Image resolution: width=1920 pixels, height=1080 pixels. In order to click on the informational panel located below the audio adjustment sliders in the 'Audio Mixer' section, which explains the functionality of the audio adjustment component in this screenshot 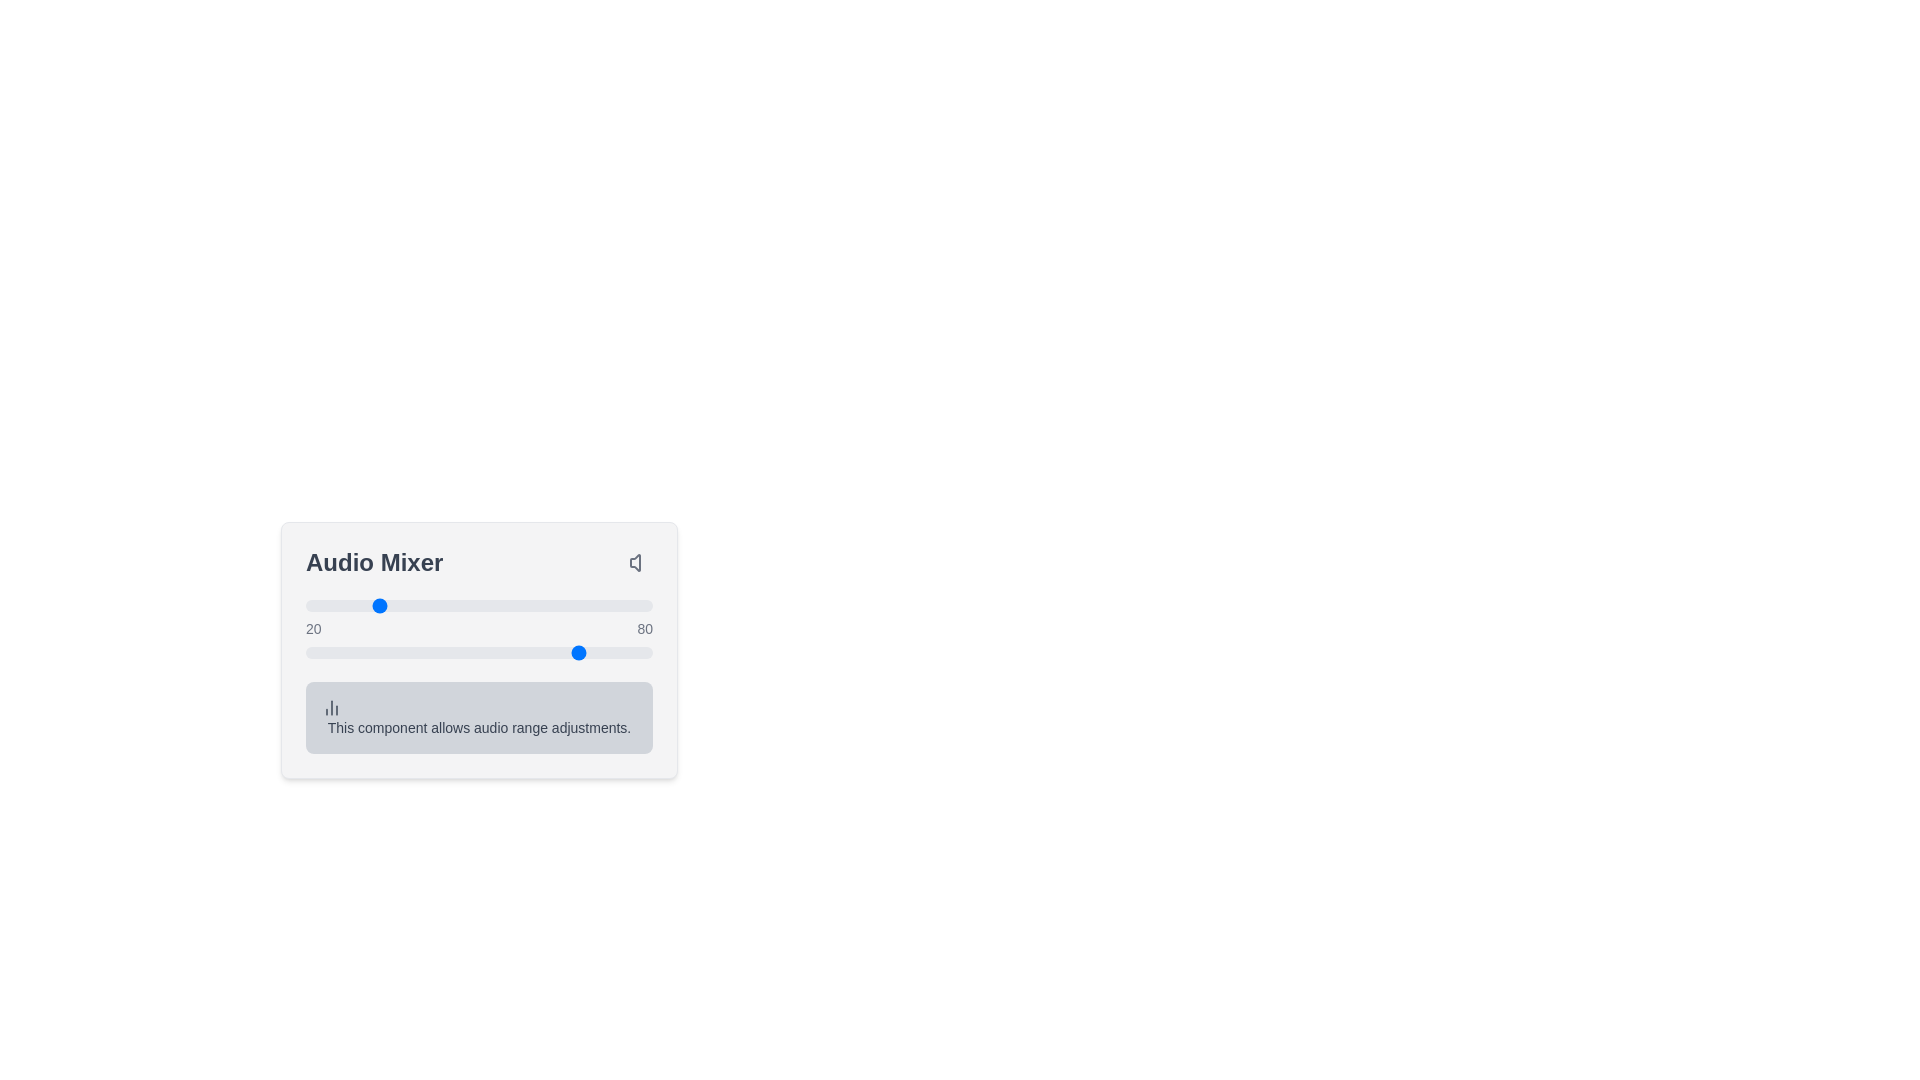, I will do `click(478, 716)`.